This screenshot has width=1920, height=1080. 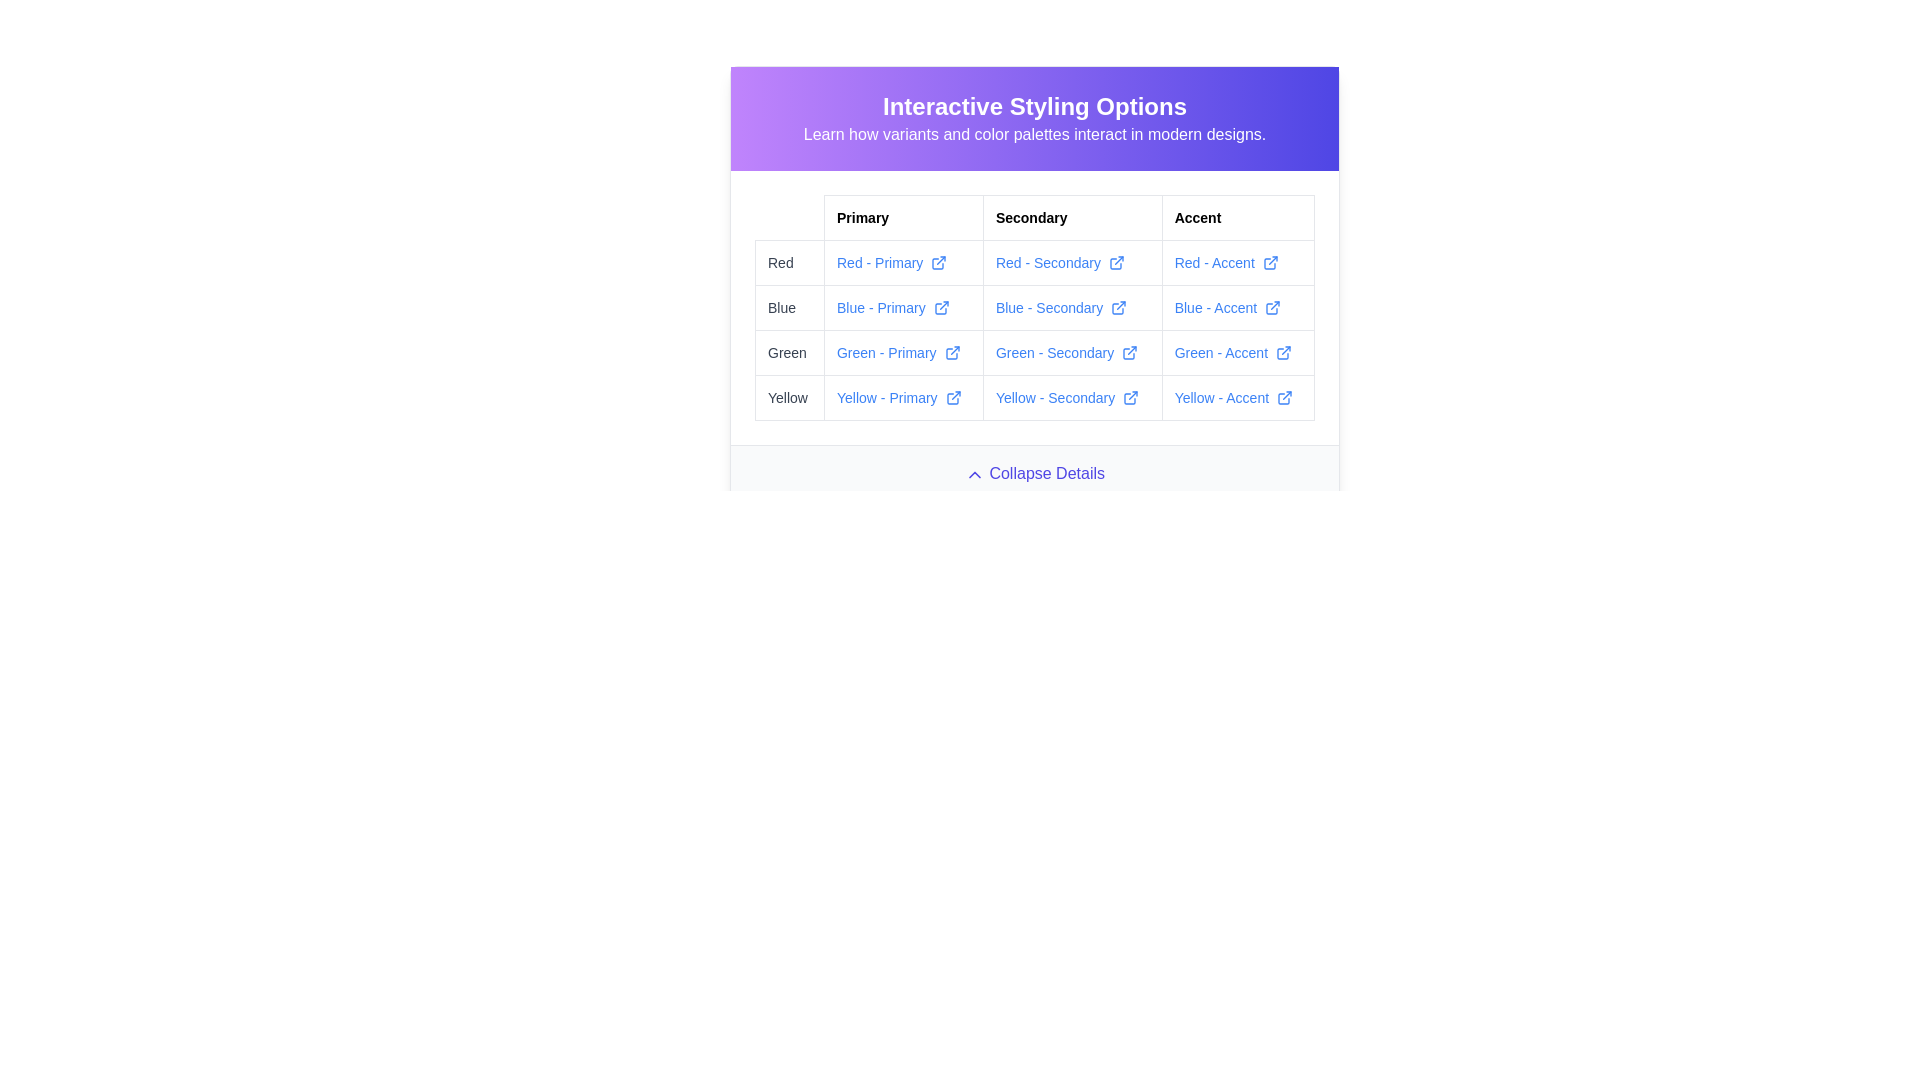 I want to click on the hyperlink in the 'Secondary' column and 'Blue' row, so click(x=1060, y=308).